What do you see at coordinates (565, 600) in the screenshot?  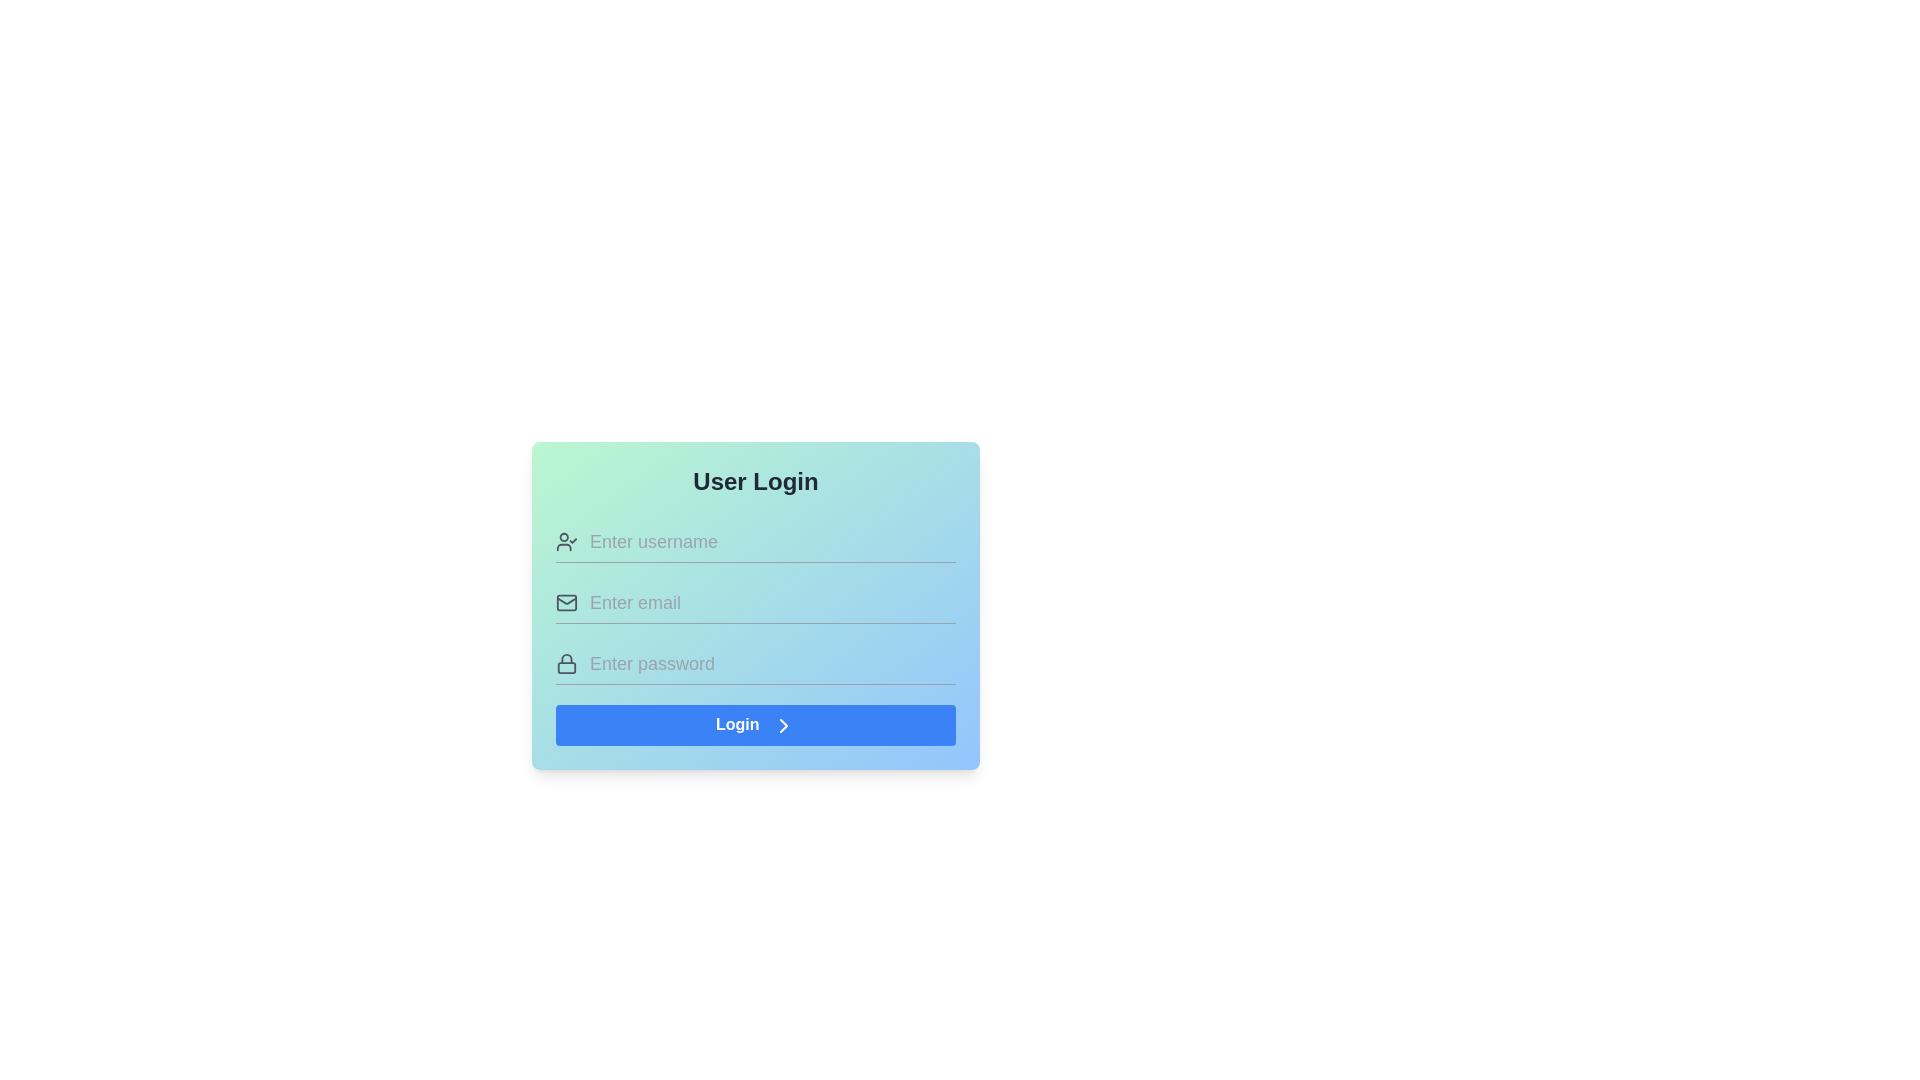 I see `the triangular-shaped graphic within the envelope icon that represents the fold of the envelope, located to the left of the 'Enter email' input field in the login form` at bounding box center [565, 600].